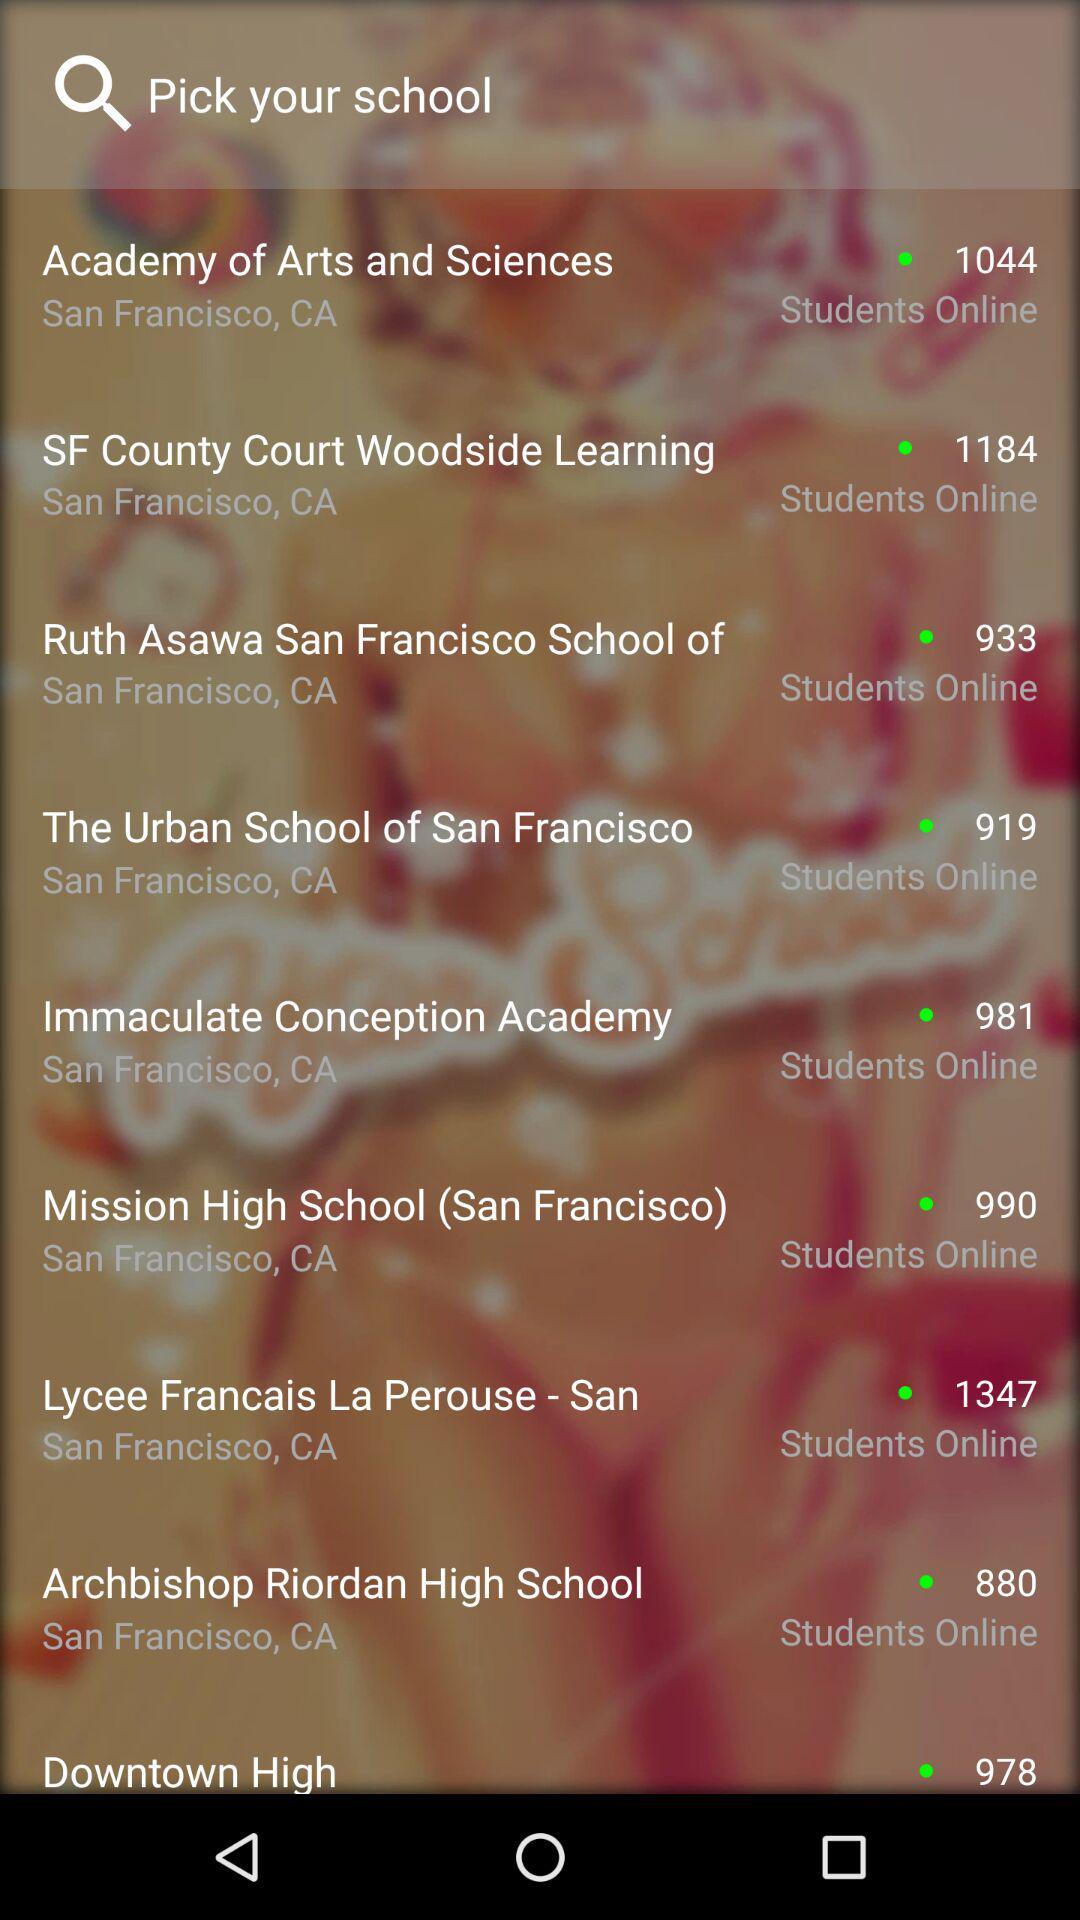 The height and width of the screenshot is (1920, 1080). I want to click on search textbox, so click(591, 93).